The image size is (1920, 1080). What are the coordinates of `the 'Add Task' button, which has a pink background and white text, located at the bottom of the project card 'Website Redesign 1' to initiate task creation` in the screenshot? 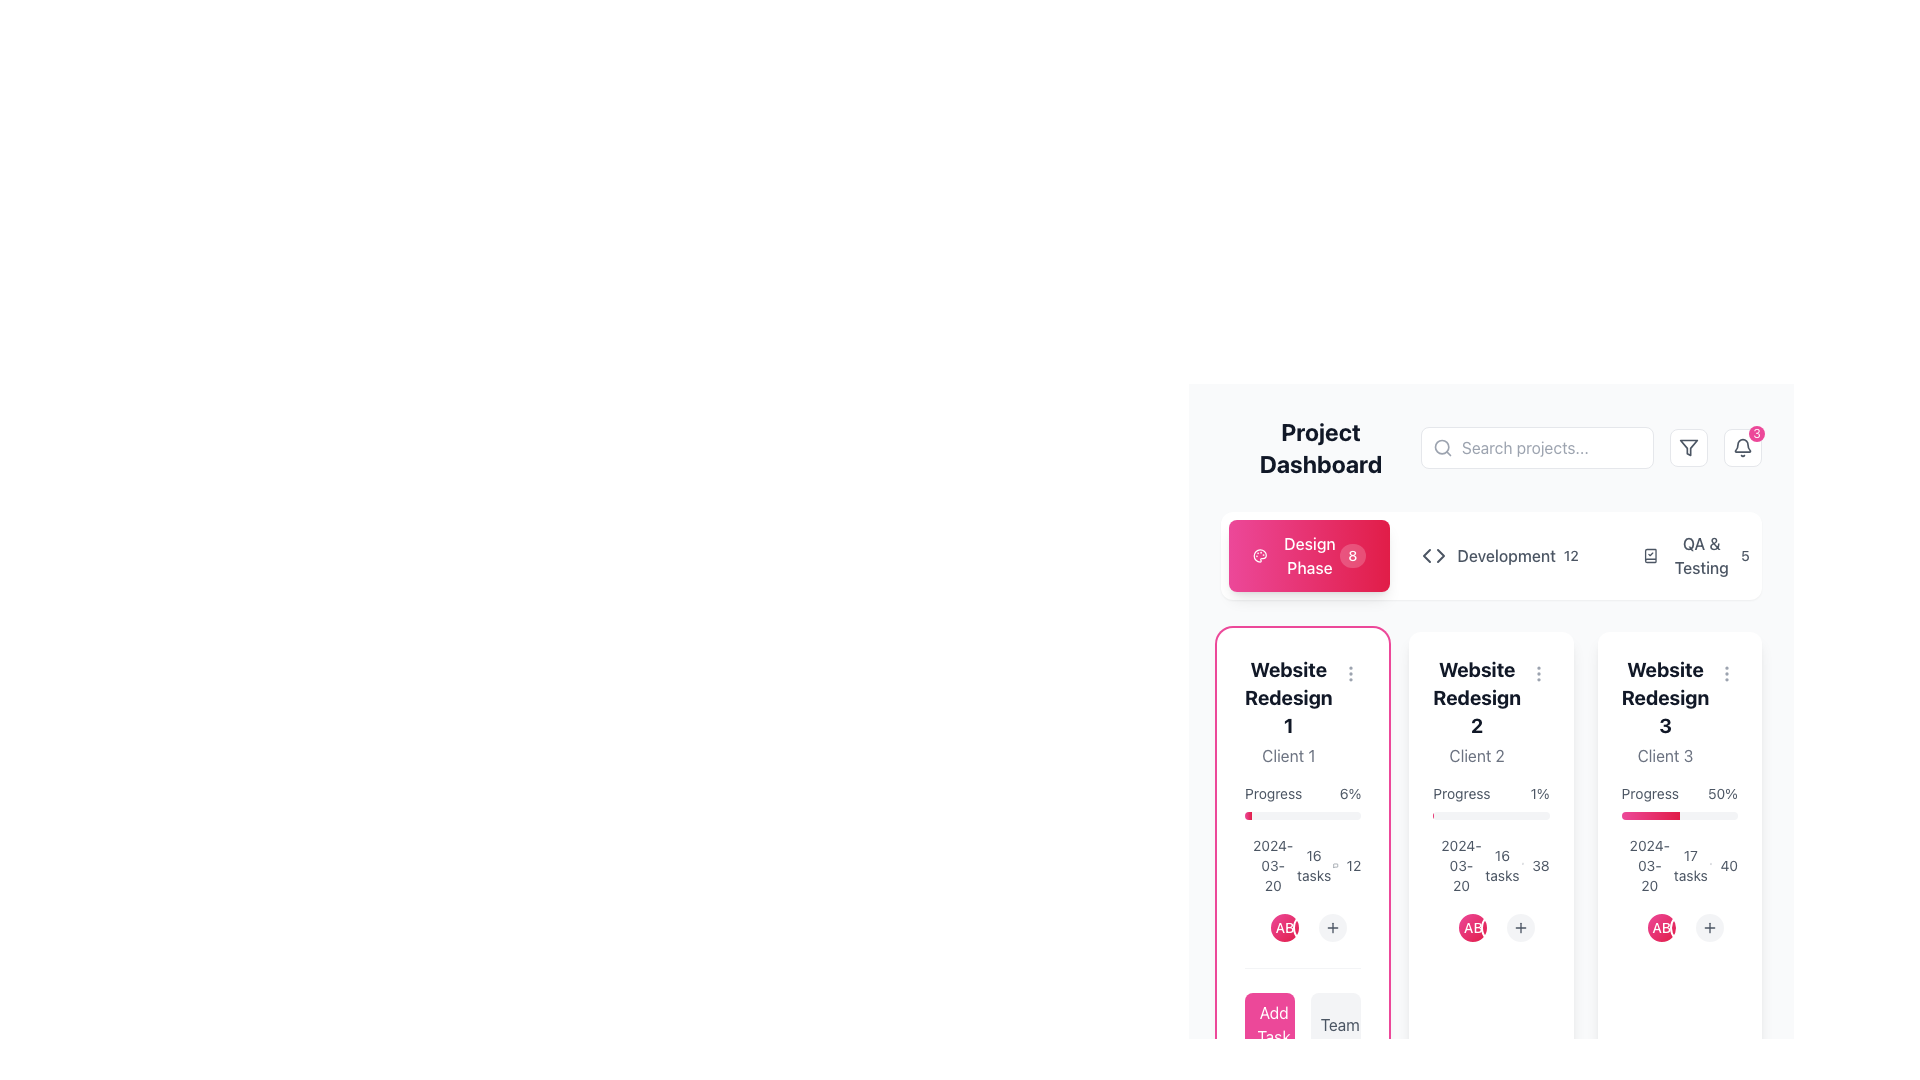 It's located at (1303, 1012).